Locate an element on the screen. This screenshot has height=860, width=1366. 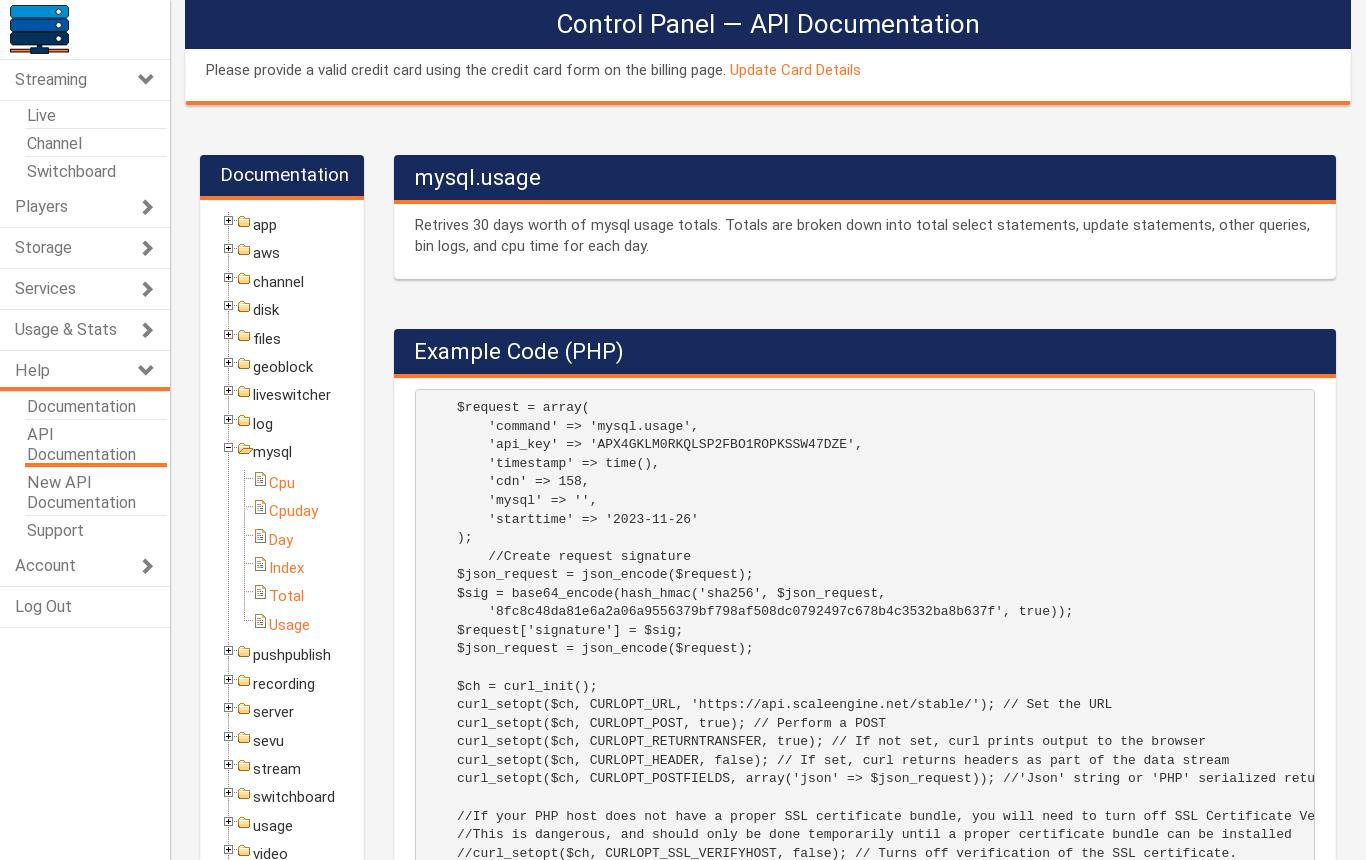
'liveswitcher' is located at coordinates (252, 393).